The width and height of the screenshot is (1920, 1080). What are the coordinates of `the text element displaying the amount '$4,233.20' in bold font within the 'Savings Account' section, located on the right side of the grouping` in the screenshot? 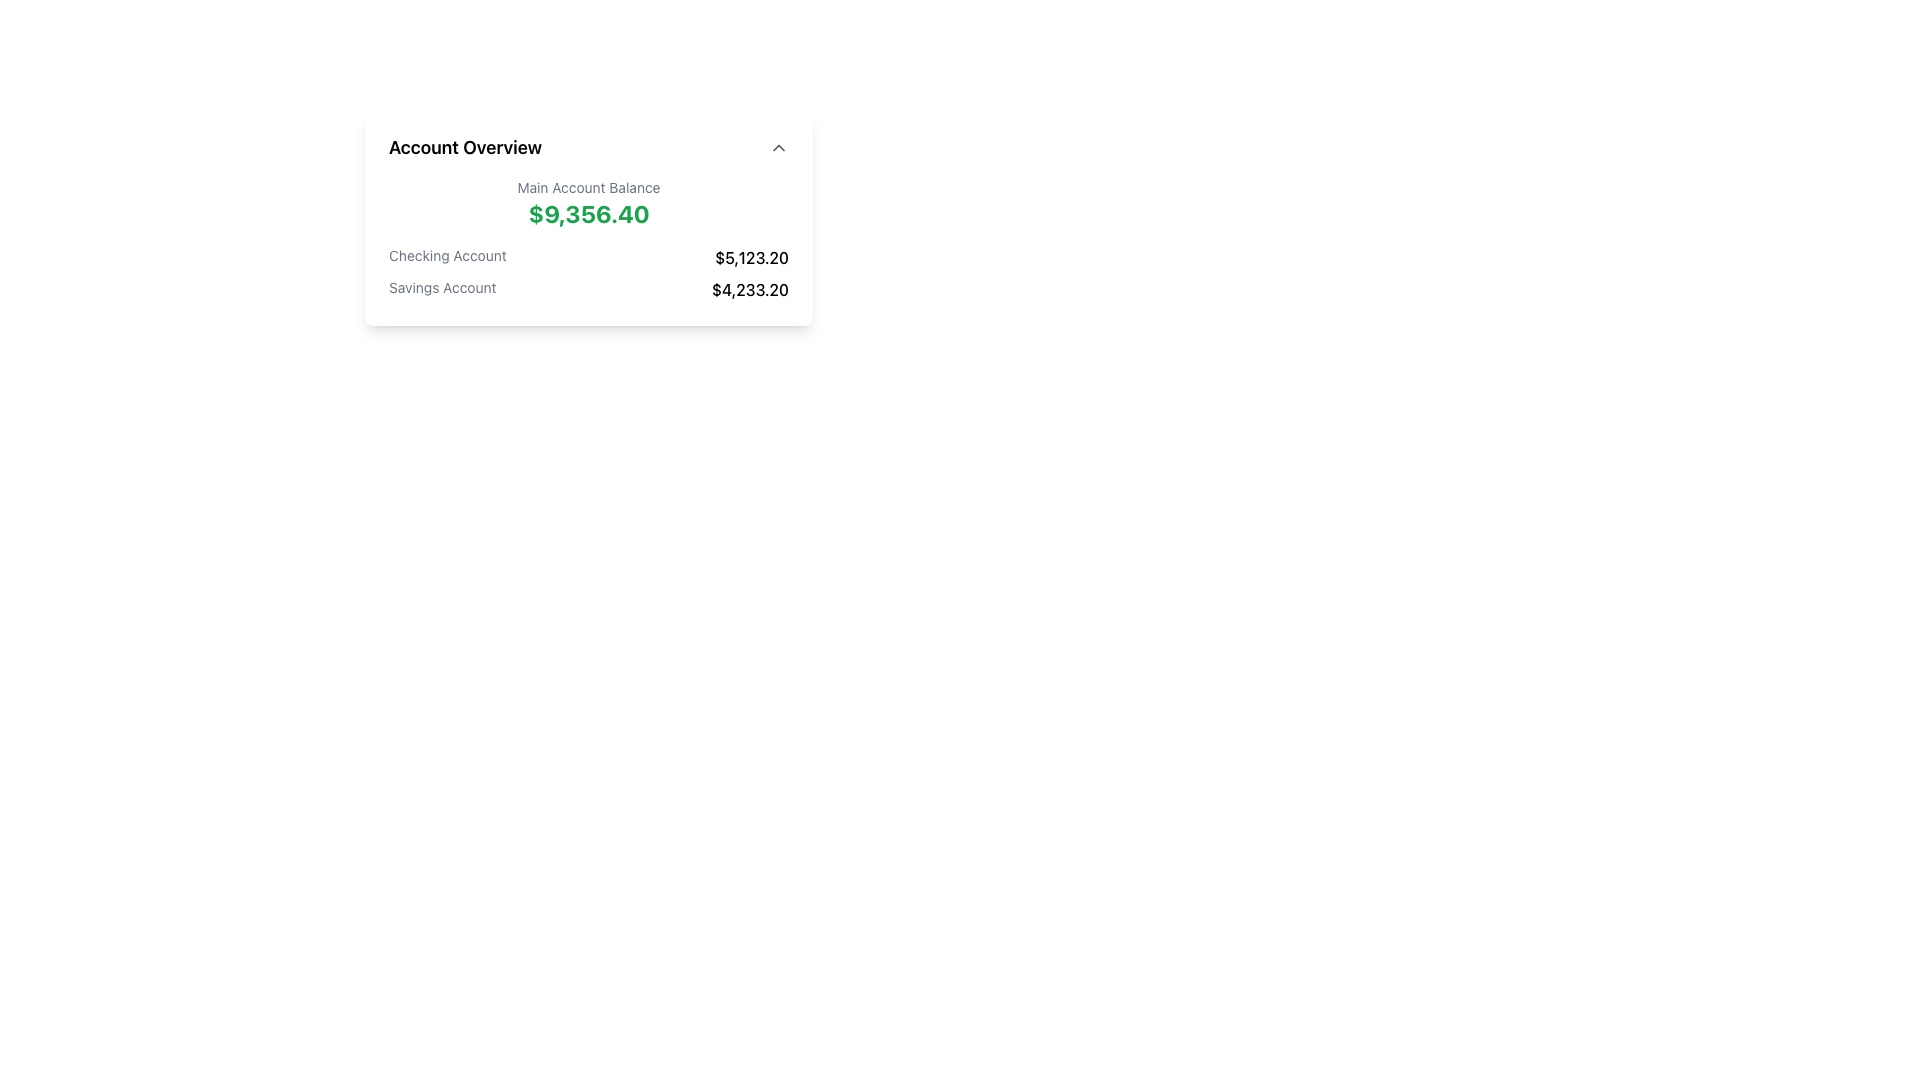 It's located at (749, 289).